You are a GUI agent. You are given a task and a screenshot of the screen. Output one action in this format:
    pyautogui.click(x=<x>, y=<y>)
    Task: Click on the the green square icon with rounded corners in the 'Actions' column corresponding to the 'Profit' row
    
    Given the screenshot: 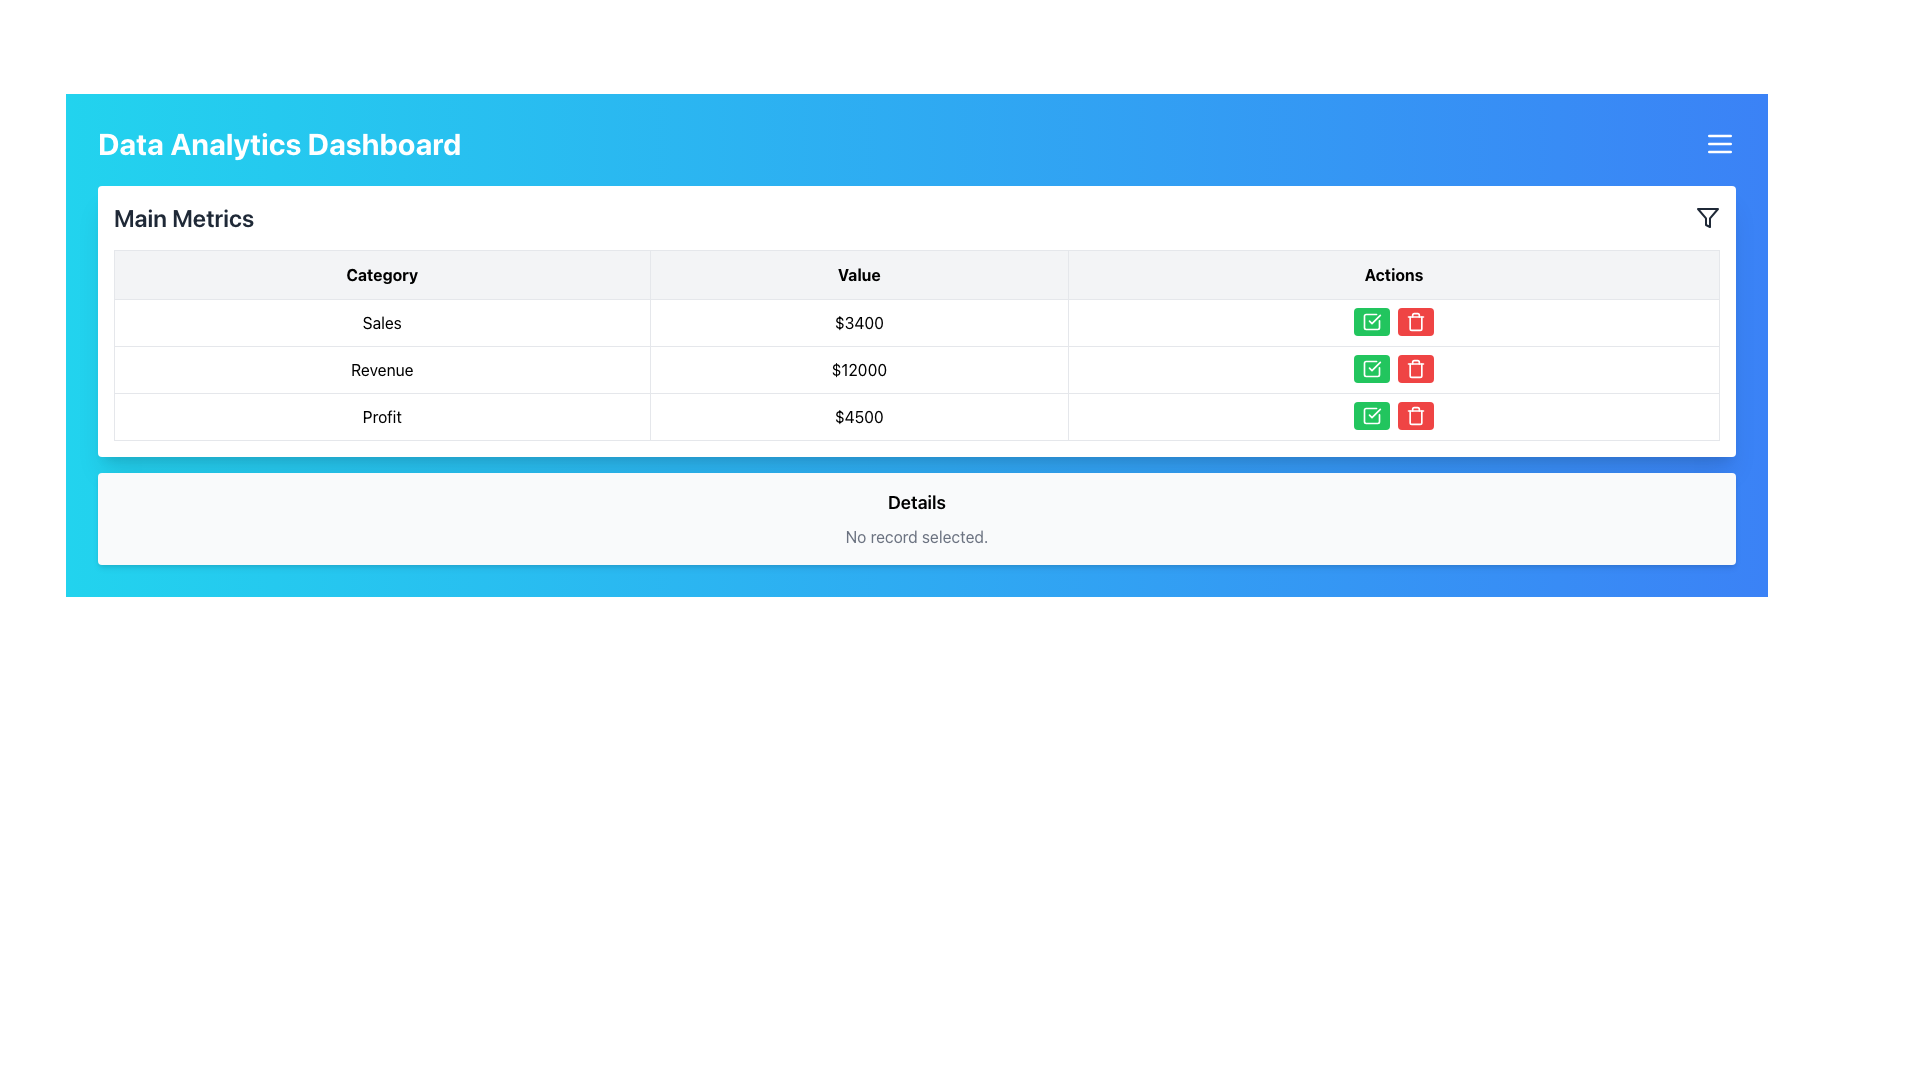 What is the action you would take?
    pyautogui.click(x=1371, y=415)
    